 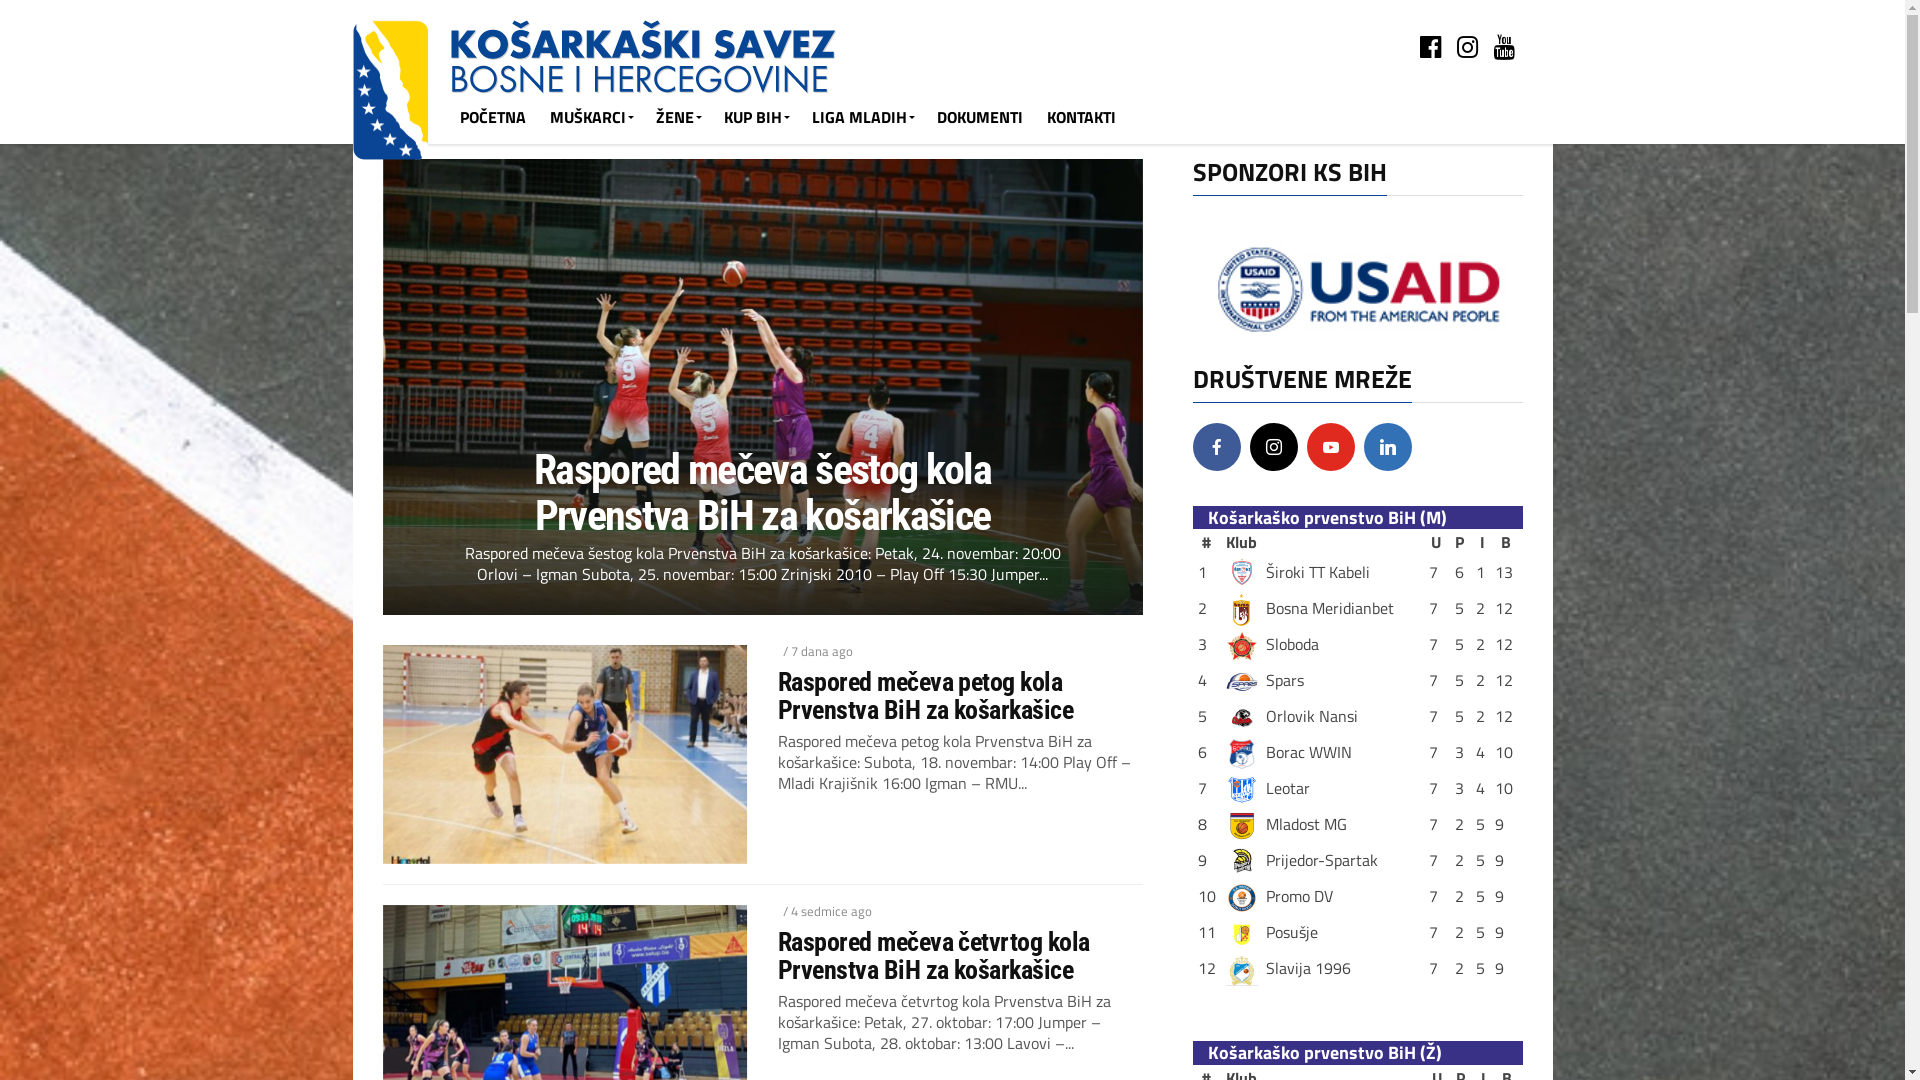 What do you see at coordinates (862, 116) in the screenshot?
I see `'LIGA MLADIH'` at bounding box center [862, 116].